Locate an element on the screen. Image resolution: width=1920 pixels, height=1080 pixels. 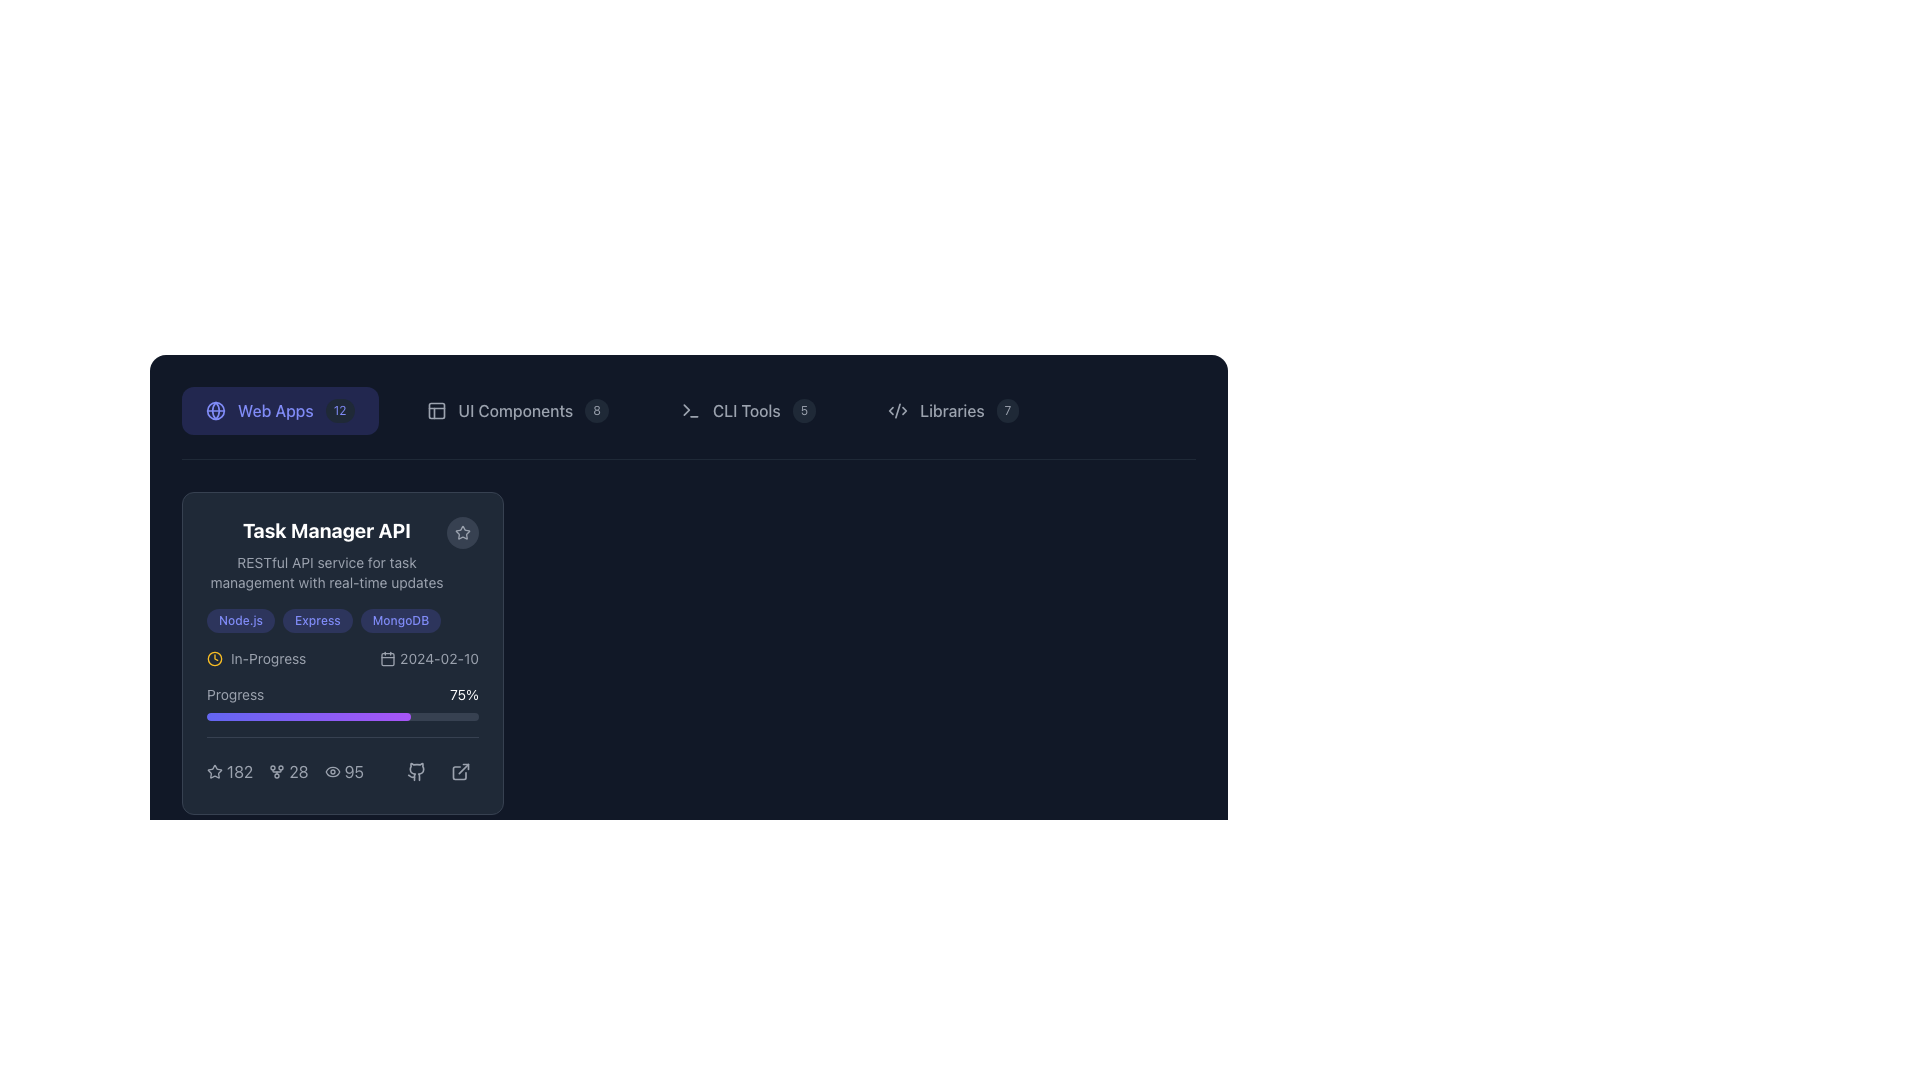
the visual status conveyed by the Icon element located near the top-left of the 'Task Manager API' card, to the left of the 'in-progress' label is located at coordinates (215, 659).